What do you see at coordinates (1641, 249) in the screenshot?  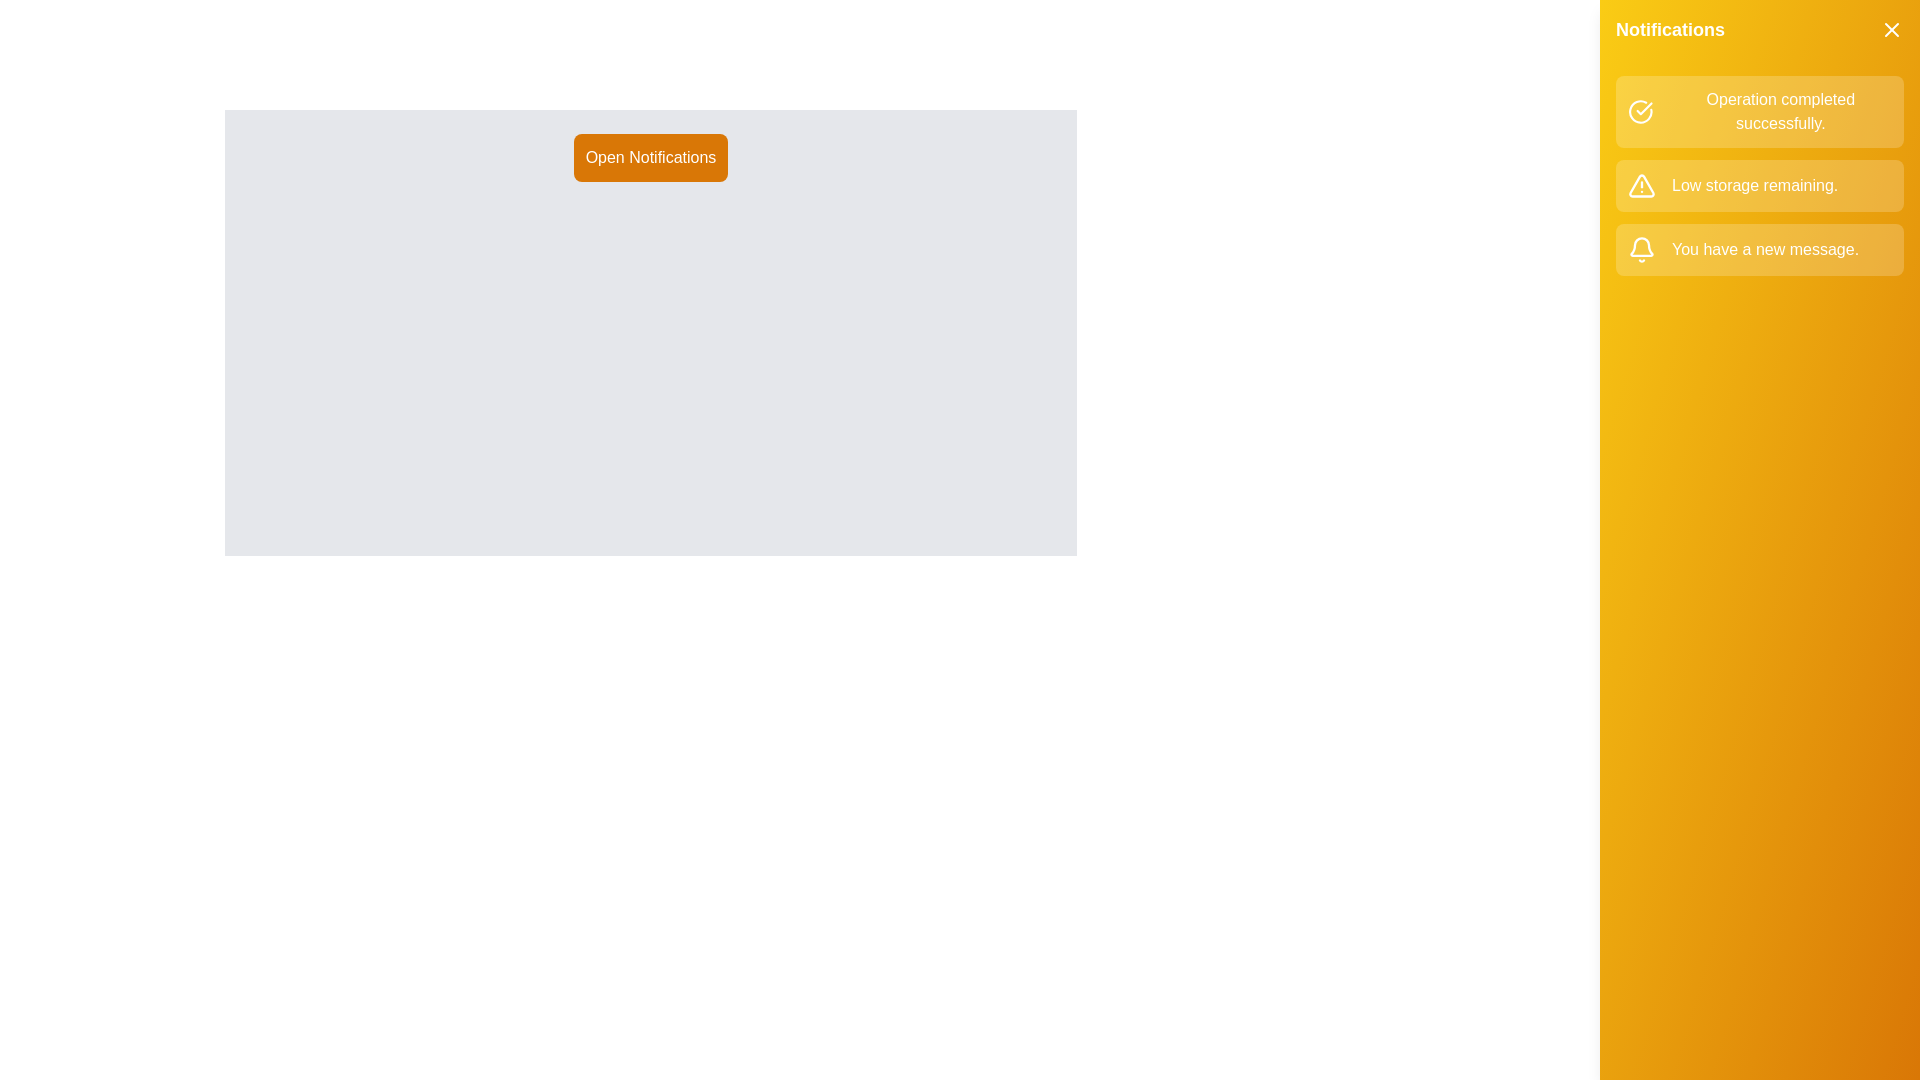 I see `the notification icon corresponding to info` at bounding box center [1641, 249].